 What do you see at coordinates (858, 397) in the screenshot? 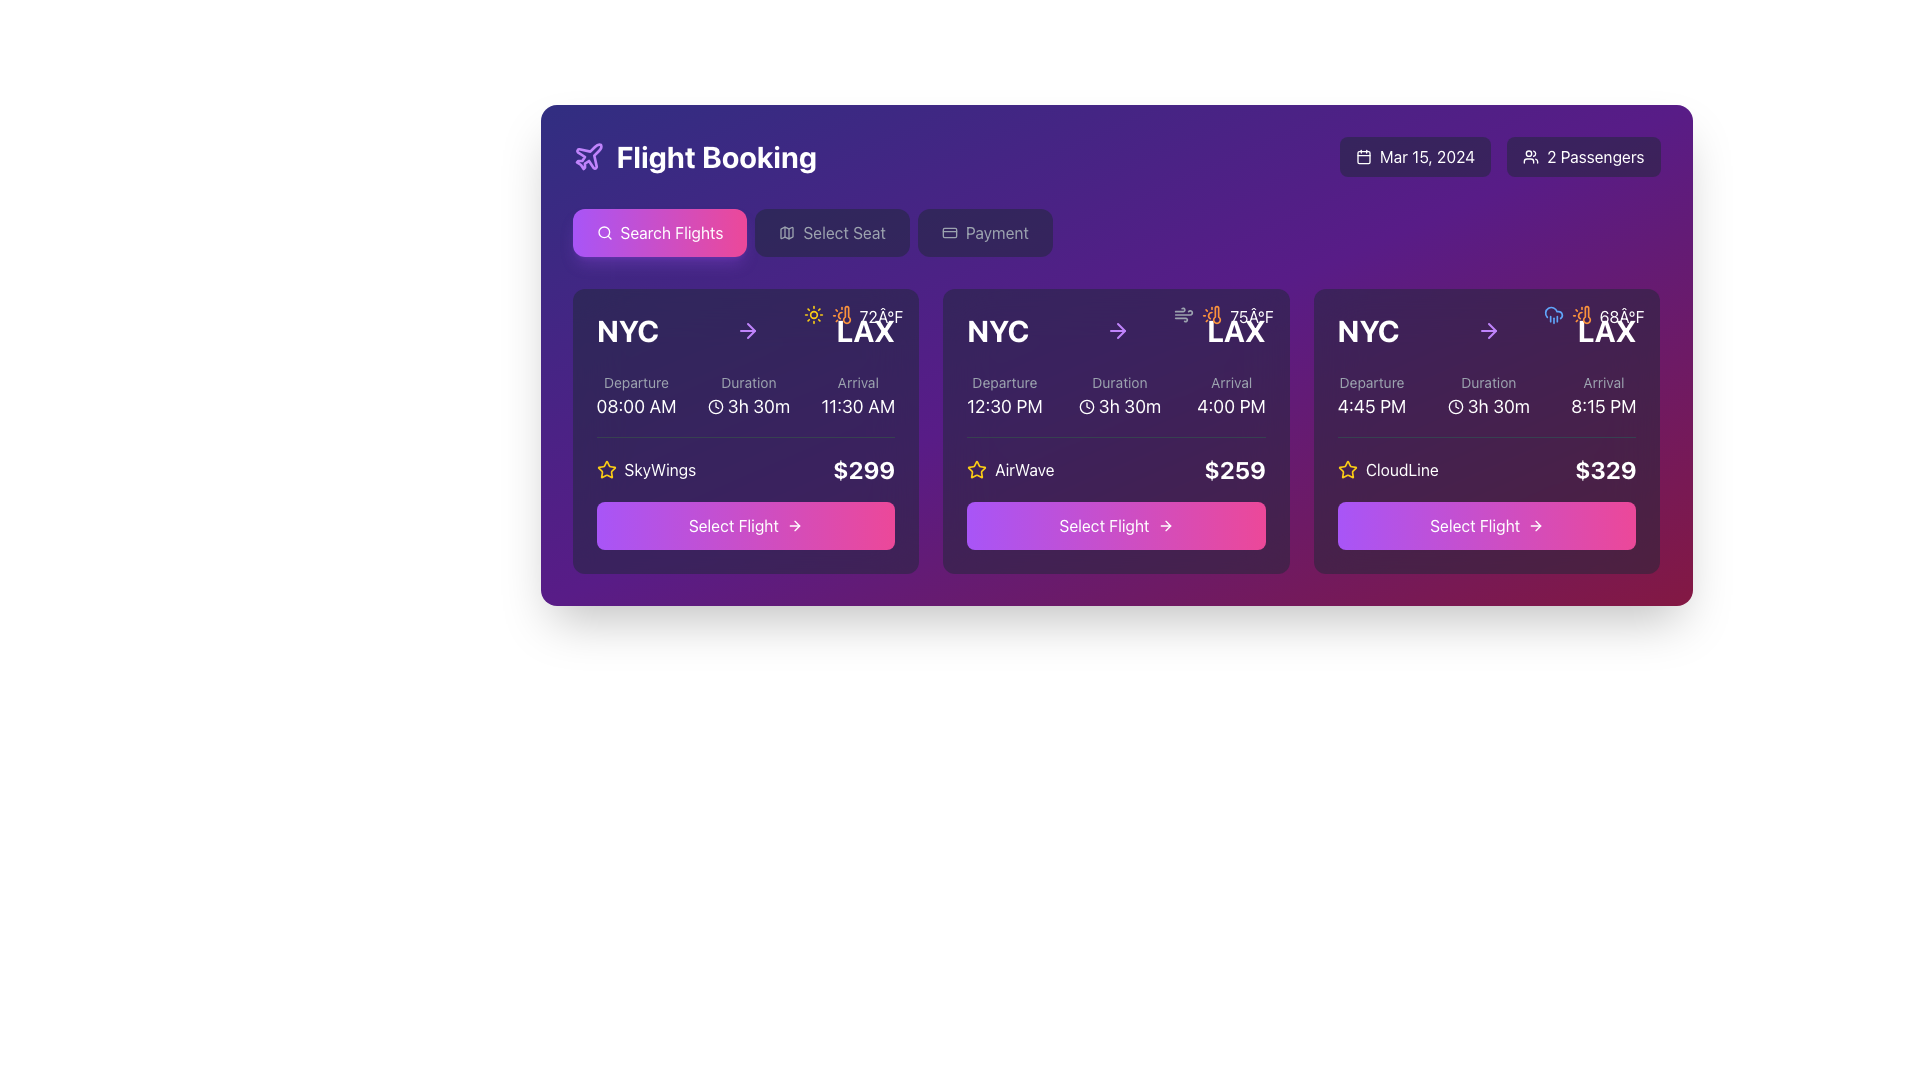
I see `the 'Arrival time' text label located in the bottom right of the first flight itinerary card, which is beneath the 'Duration' section and to the left of the price` at bounding box center [858, 397].